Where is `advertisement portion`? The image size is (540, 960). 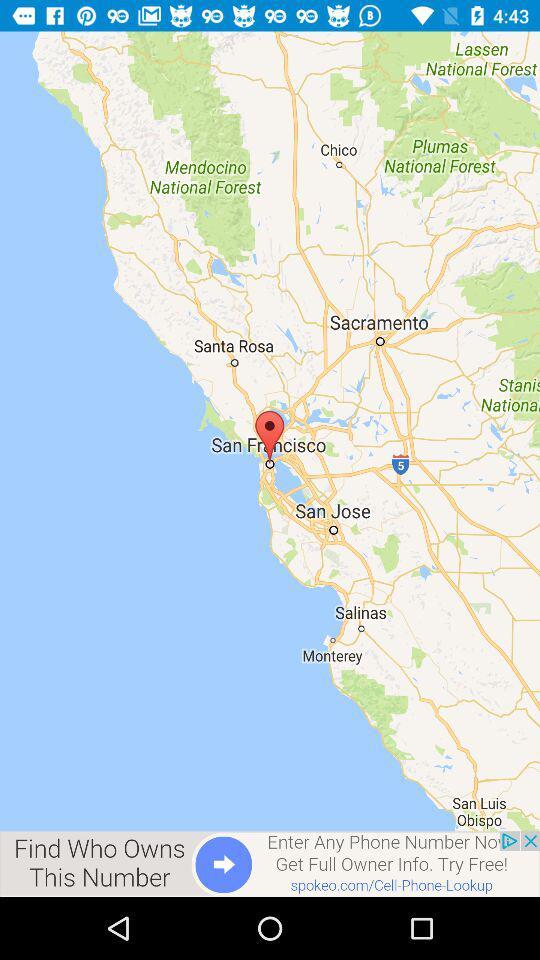 advertisement portion is located at coordinates (270, 863).